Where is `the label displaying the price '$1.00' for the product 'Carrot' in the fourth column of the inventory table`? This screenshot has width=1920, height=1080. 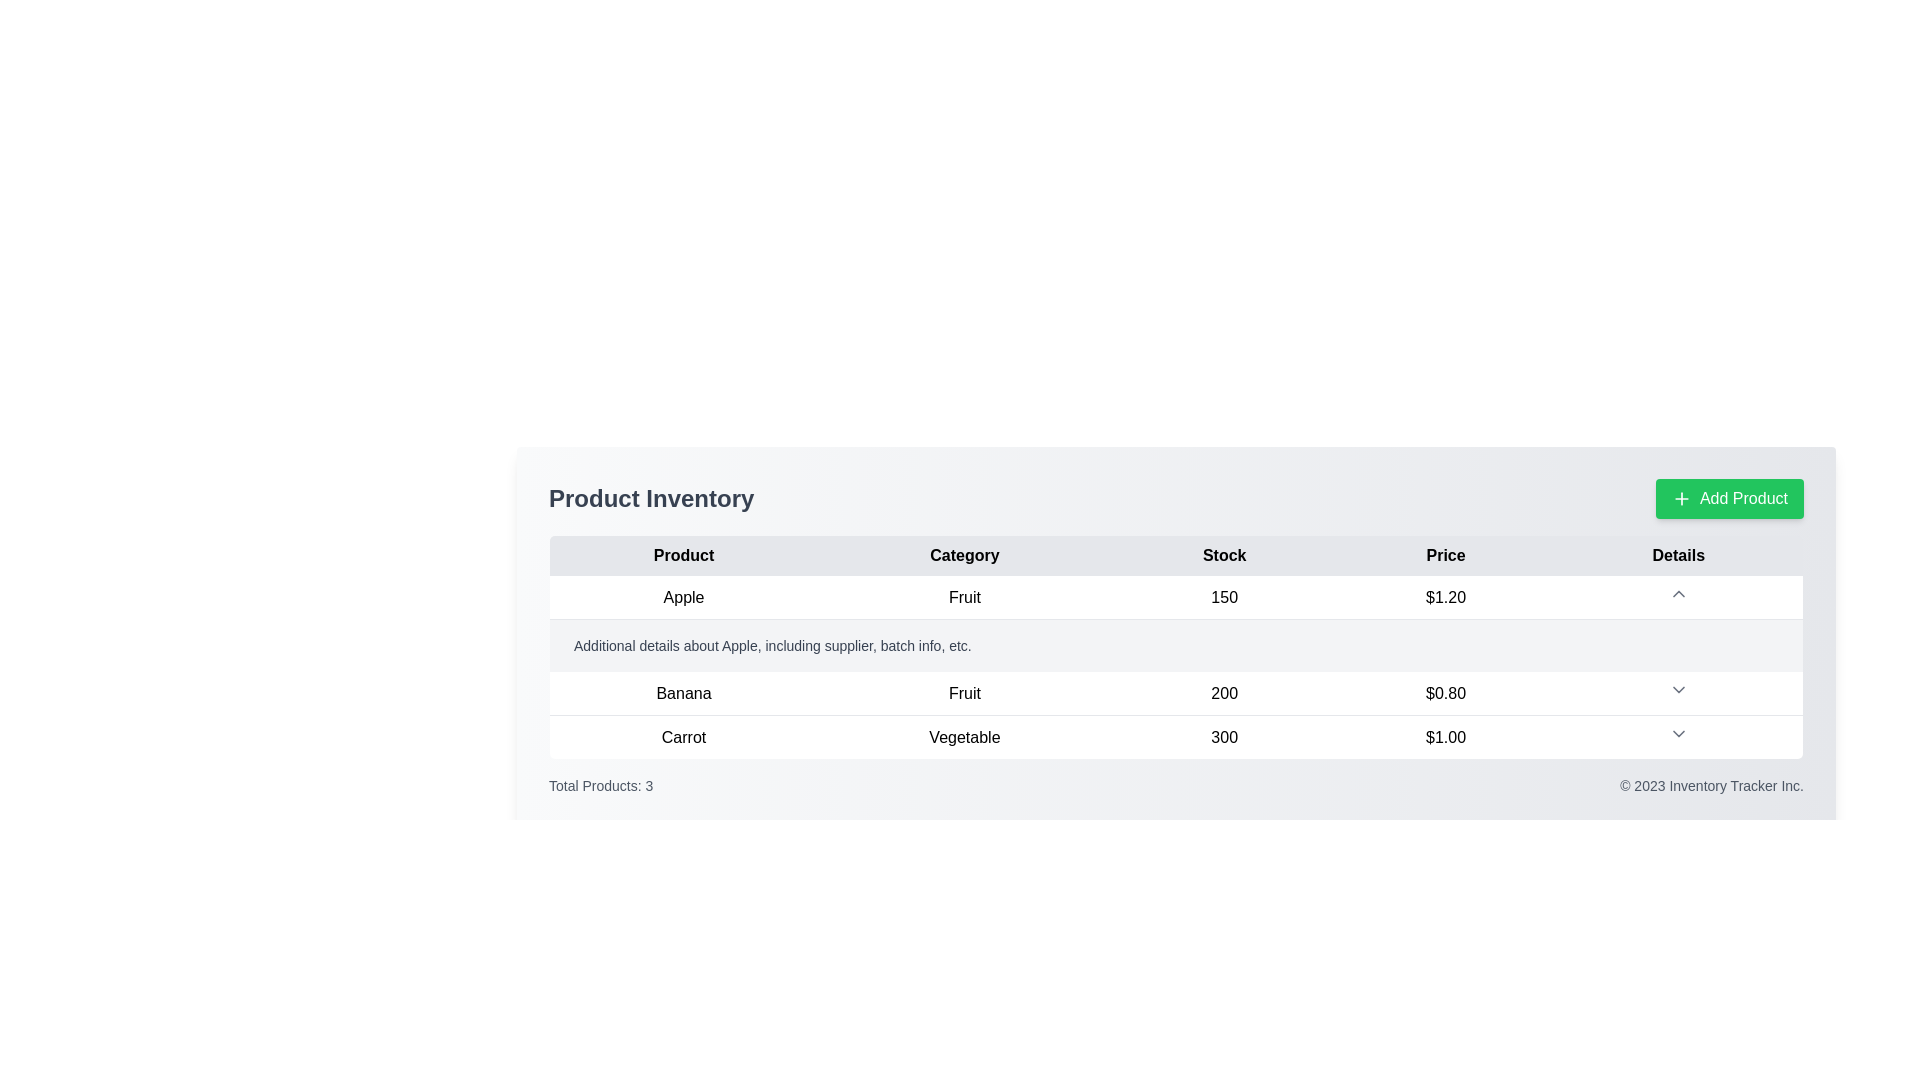 the label displaying the price '$1.00' for the product 'Carrot' in the fourth column of the inventory table is located at coordinates (1446, 737).